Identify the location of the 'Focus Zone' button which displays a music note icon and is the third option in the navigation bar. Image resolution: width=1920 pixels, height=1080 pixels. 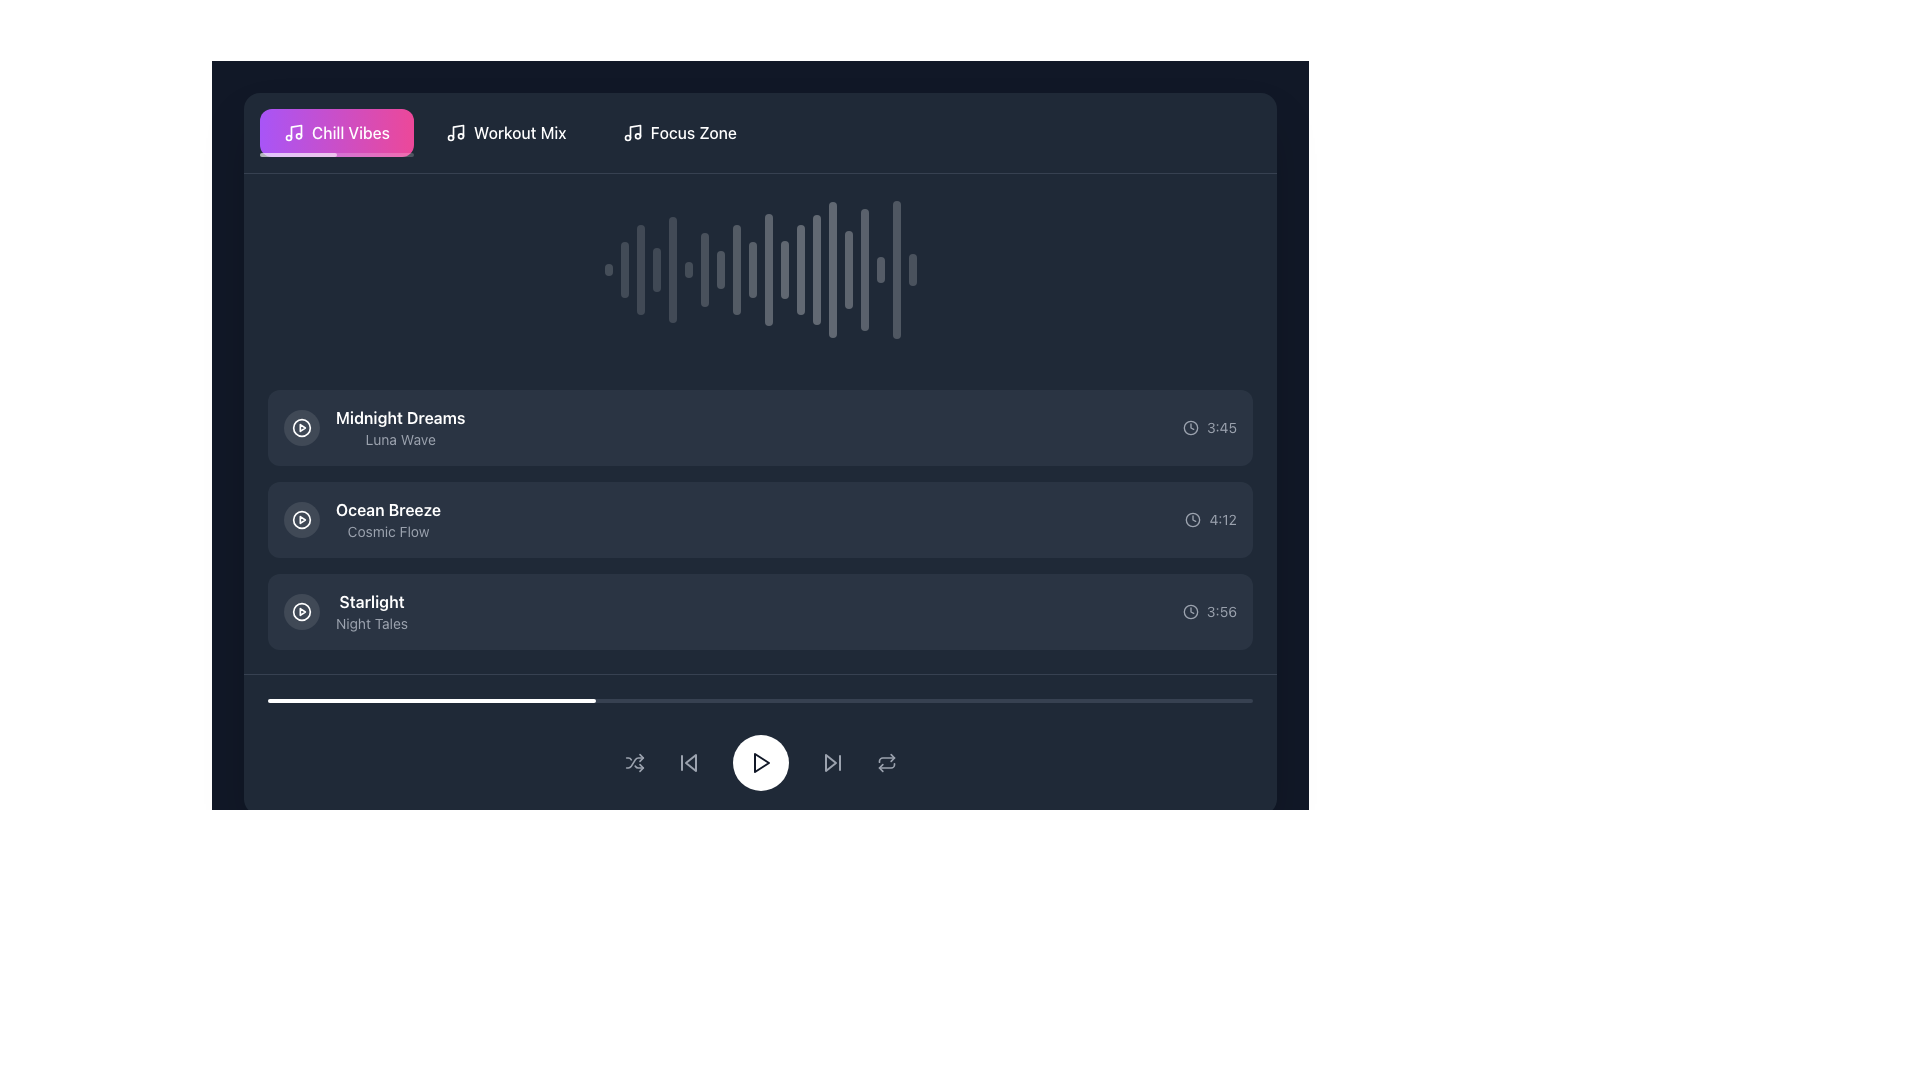
(679, 132).